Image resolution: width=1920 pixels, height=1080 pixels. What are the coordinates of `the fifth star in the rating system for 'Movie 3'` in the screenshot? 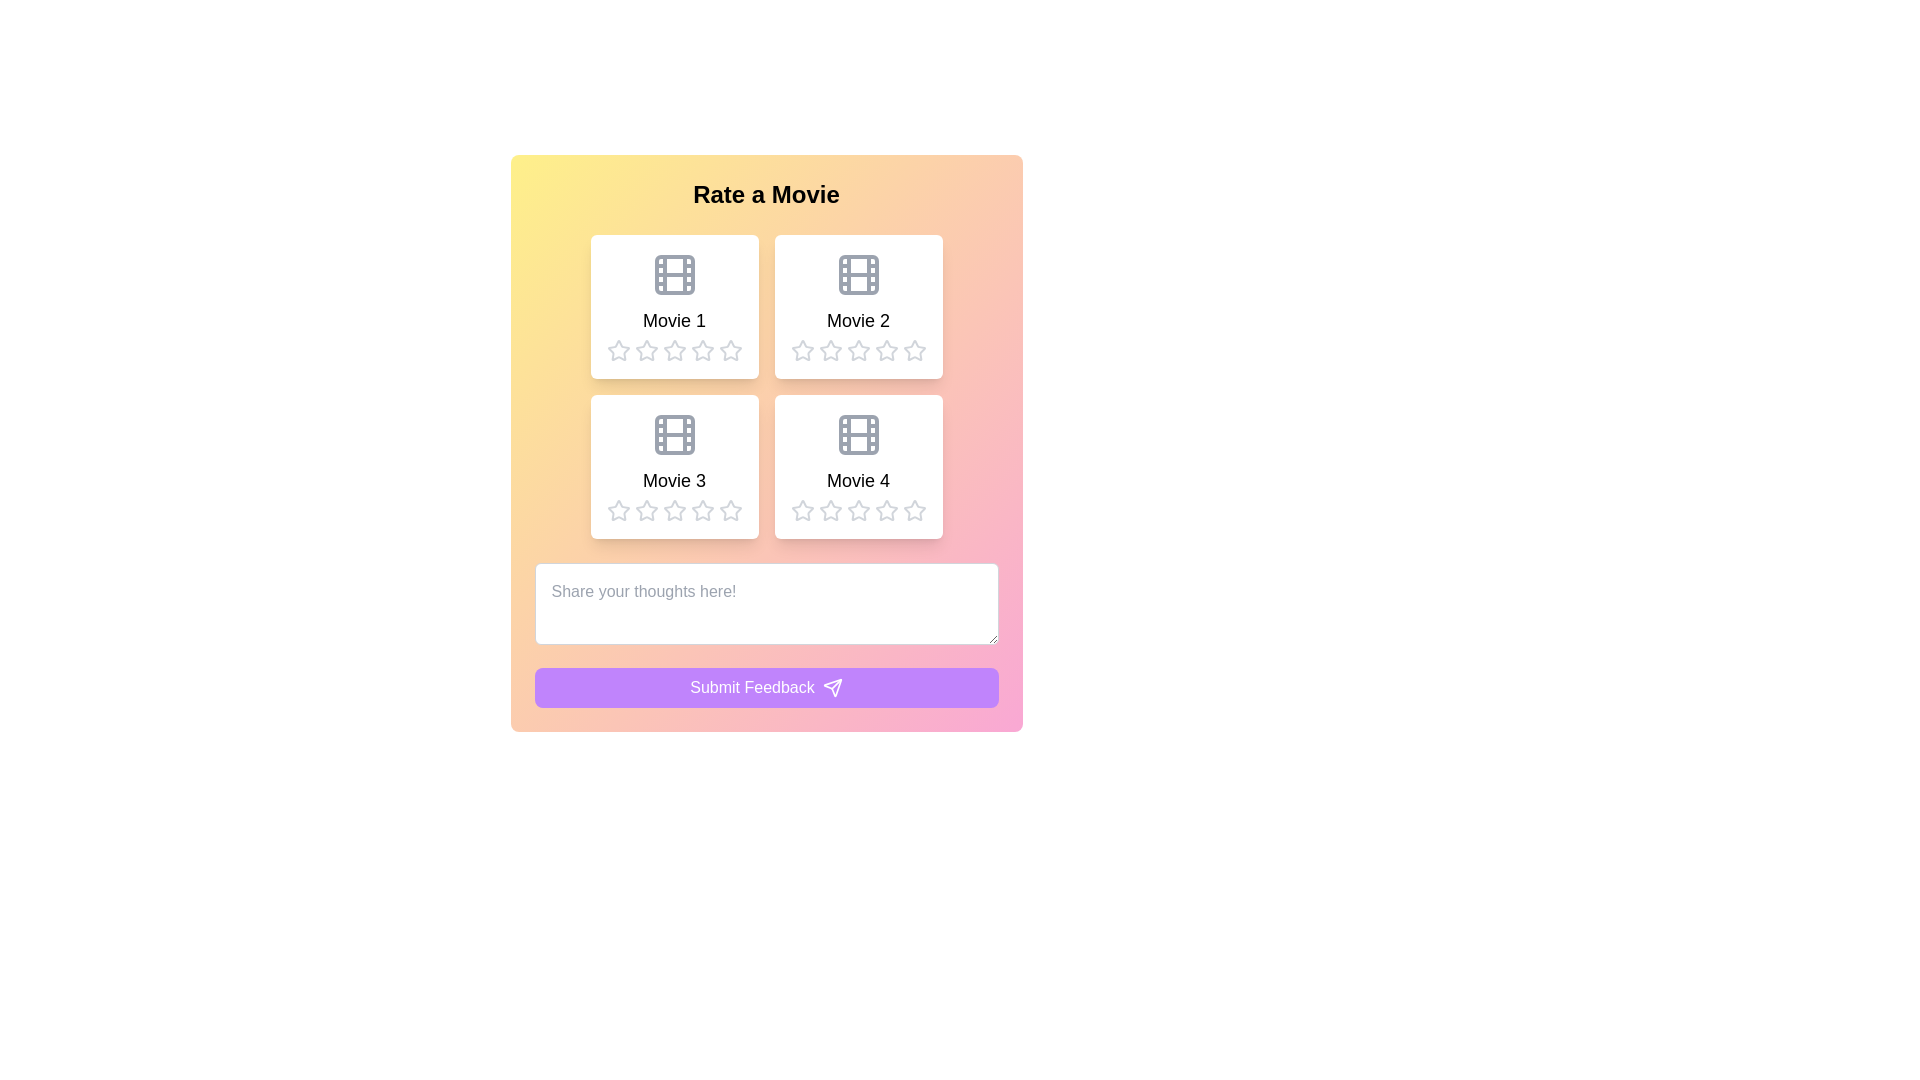 It's located at (702, 509).